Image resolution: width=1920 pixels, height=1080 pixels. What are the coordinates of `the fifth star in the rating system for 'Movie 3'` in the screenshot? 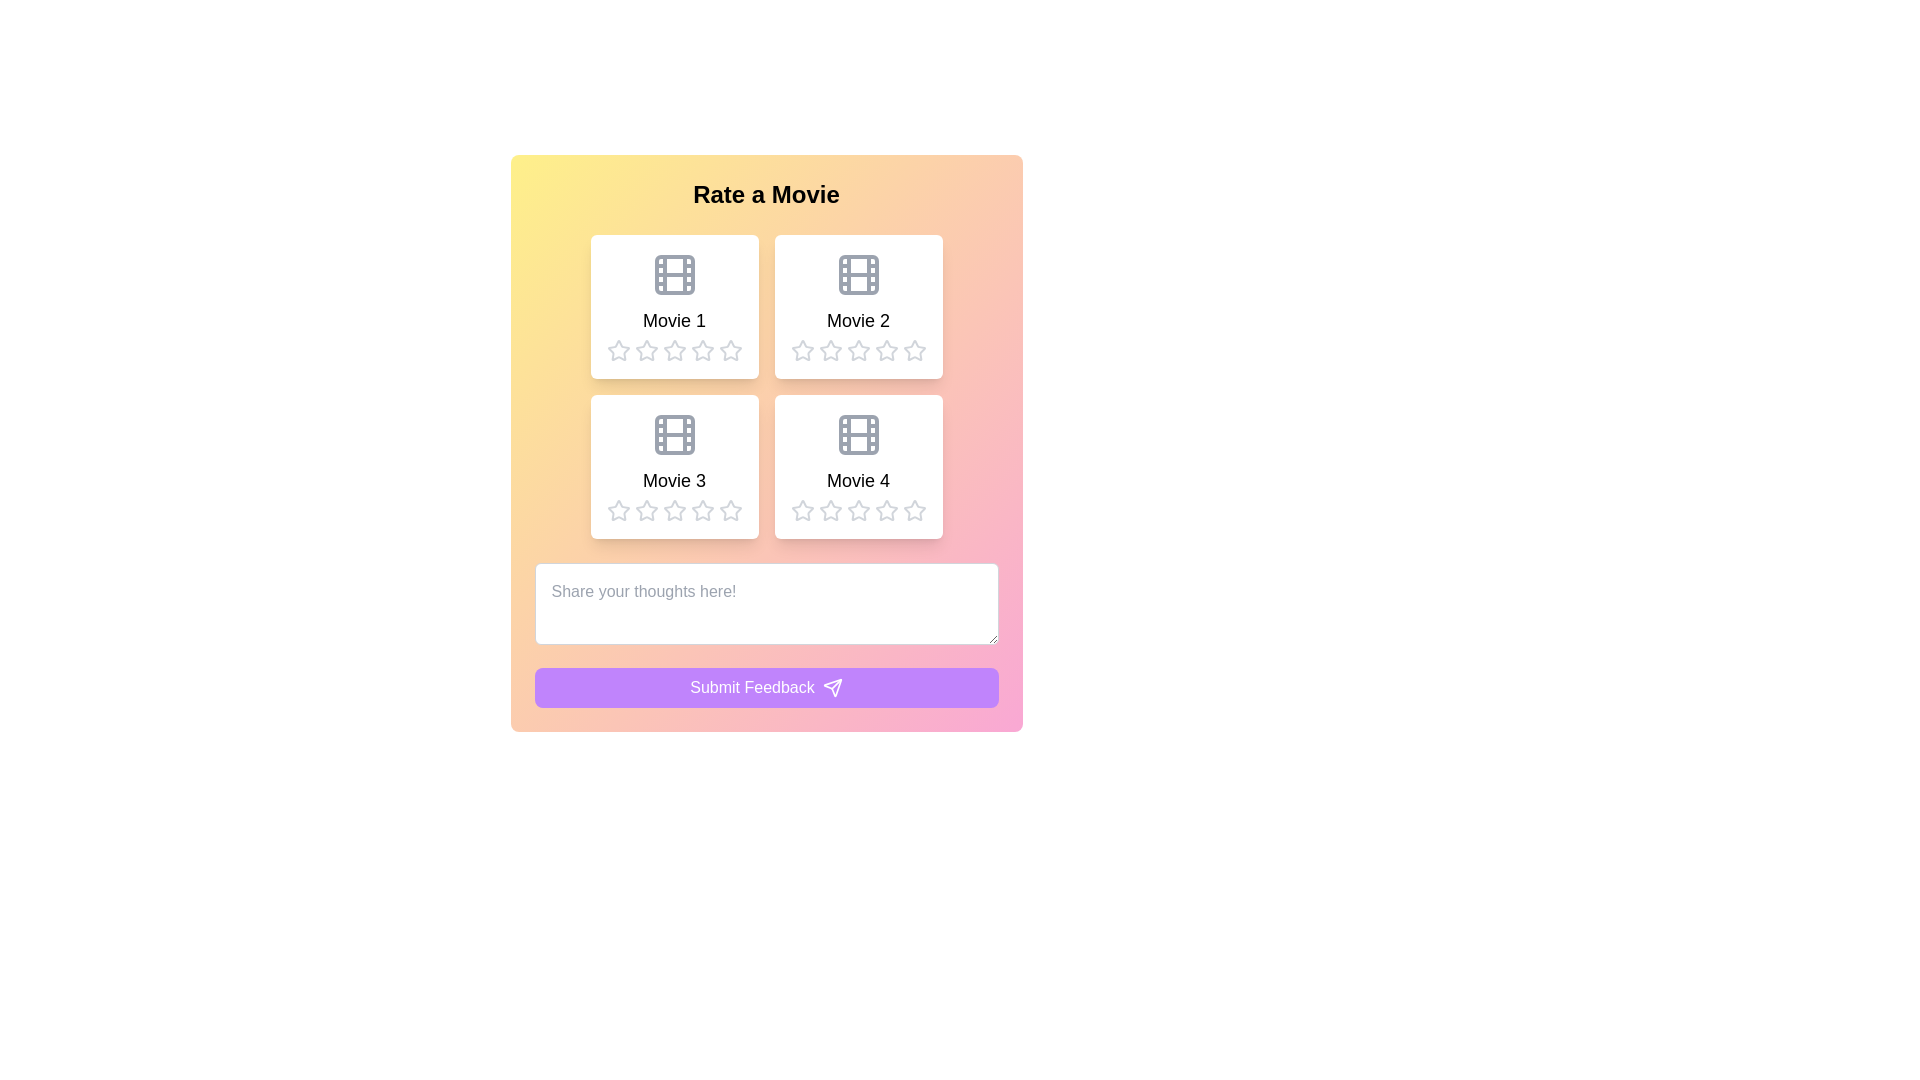 It's located at (702, 509).